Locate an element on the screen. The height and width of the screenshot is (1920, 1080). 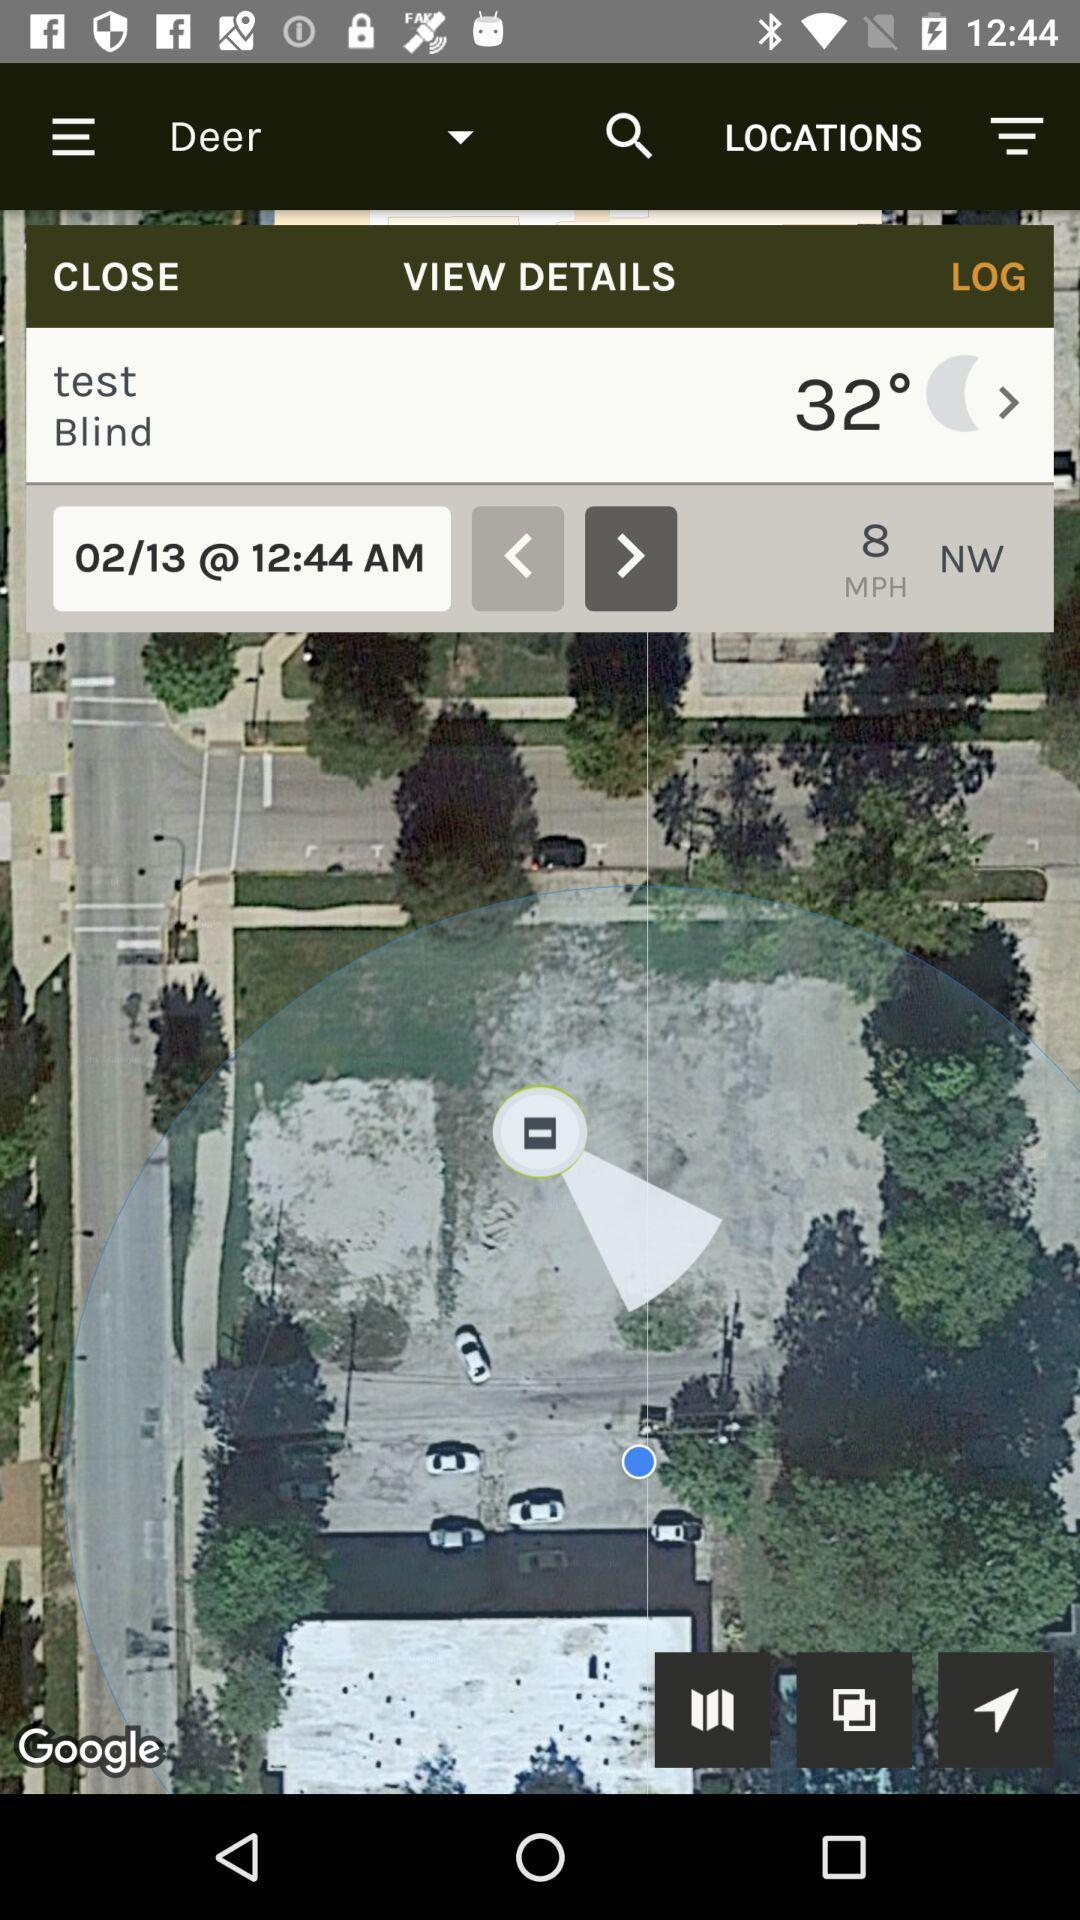
arrow is located at coordinates (995, 1708).